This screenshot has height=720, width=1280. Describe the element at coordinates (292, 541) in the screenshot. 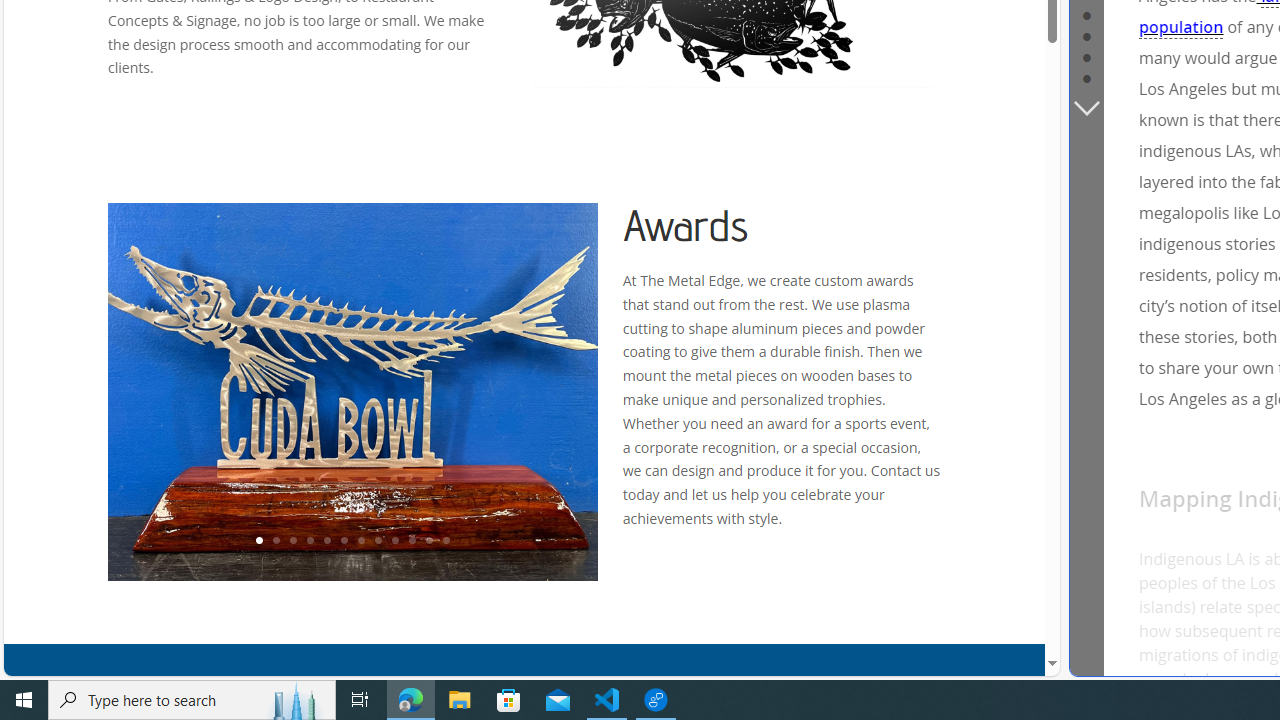

I see `'3'` at that location.